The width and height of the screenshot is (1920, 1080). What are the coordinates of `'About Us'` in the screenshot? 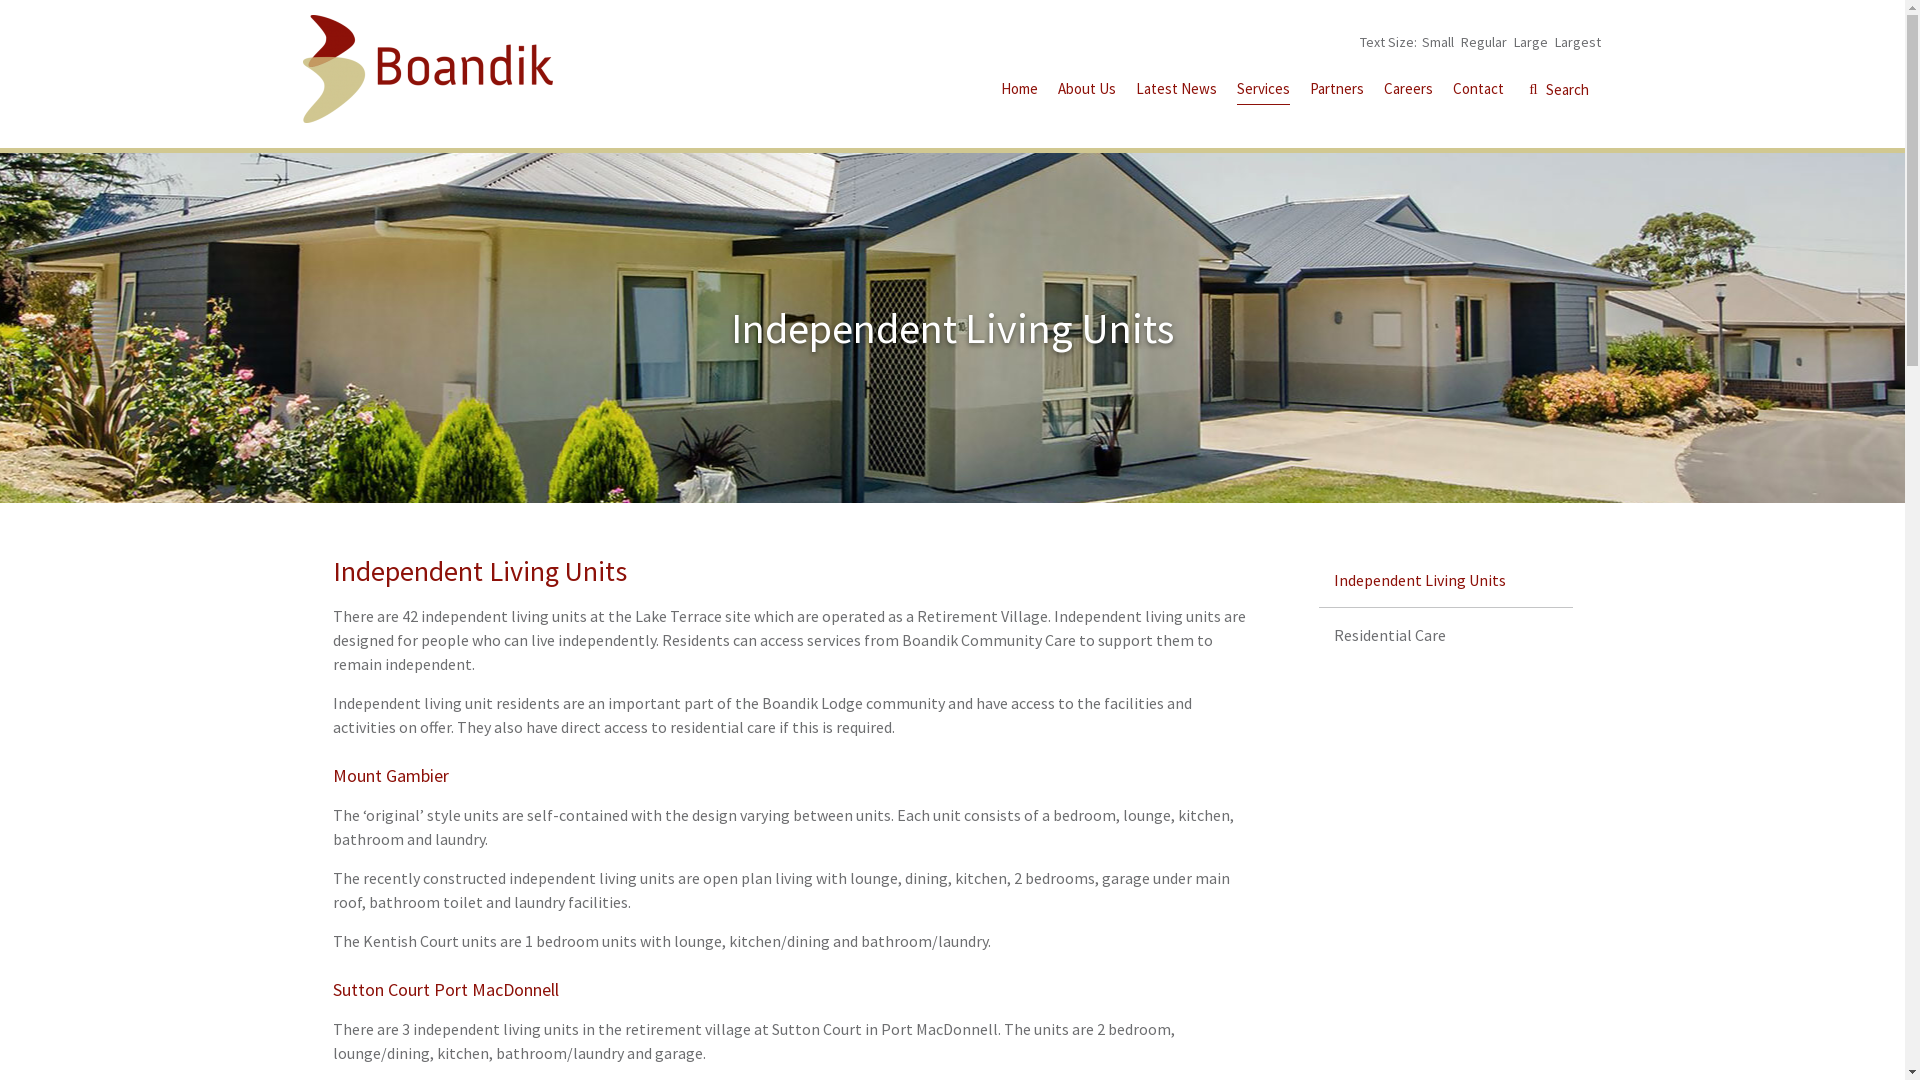 It's located at (1085, 91).